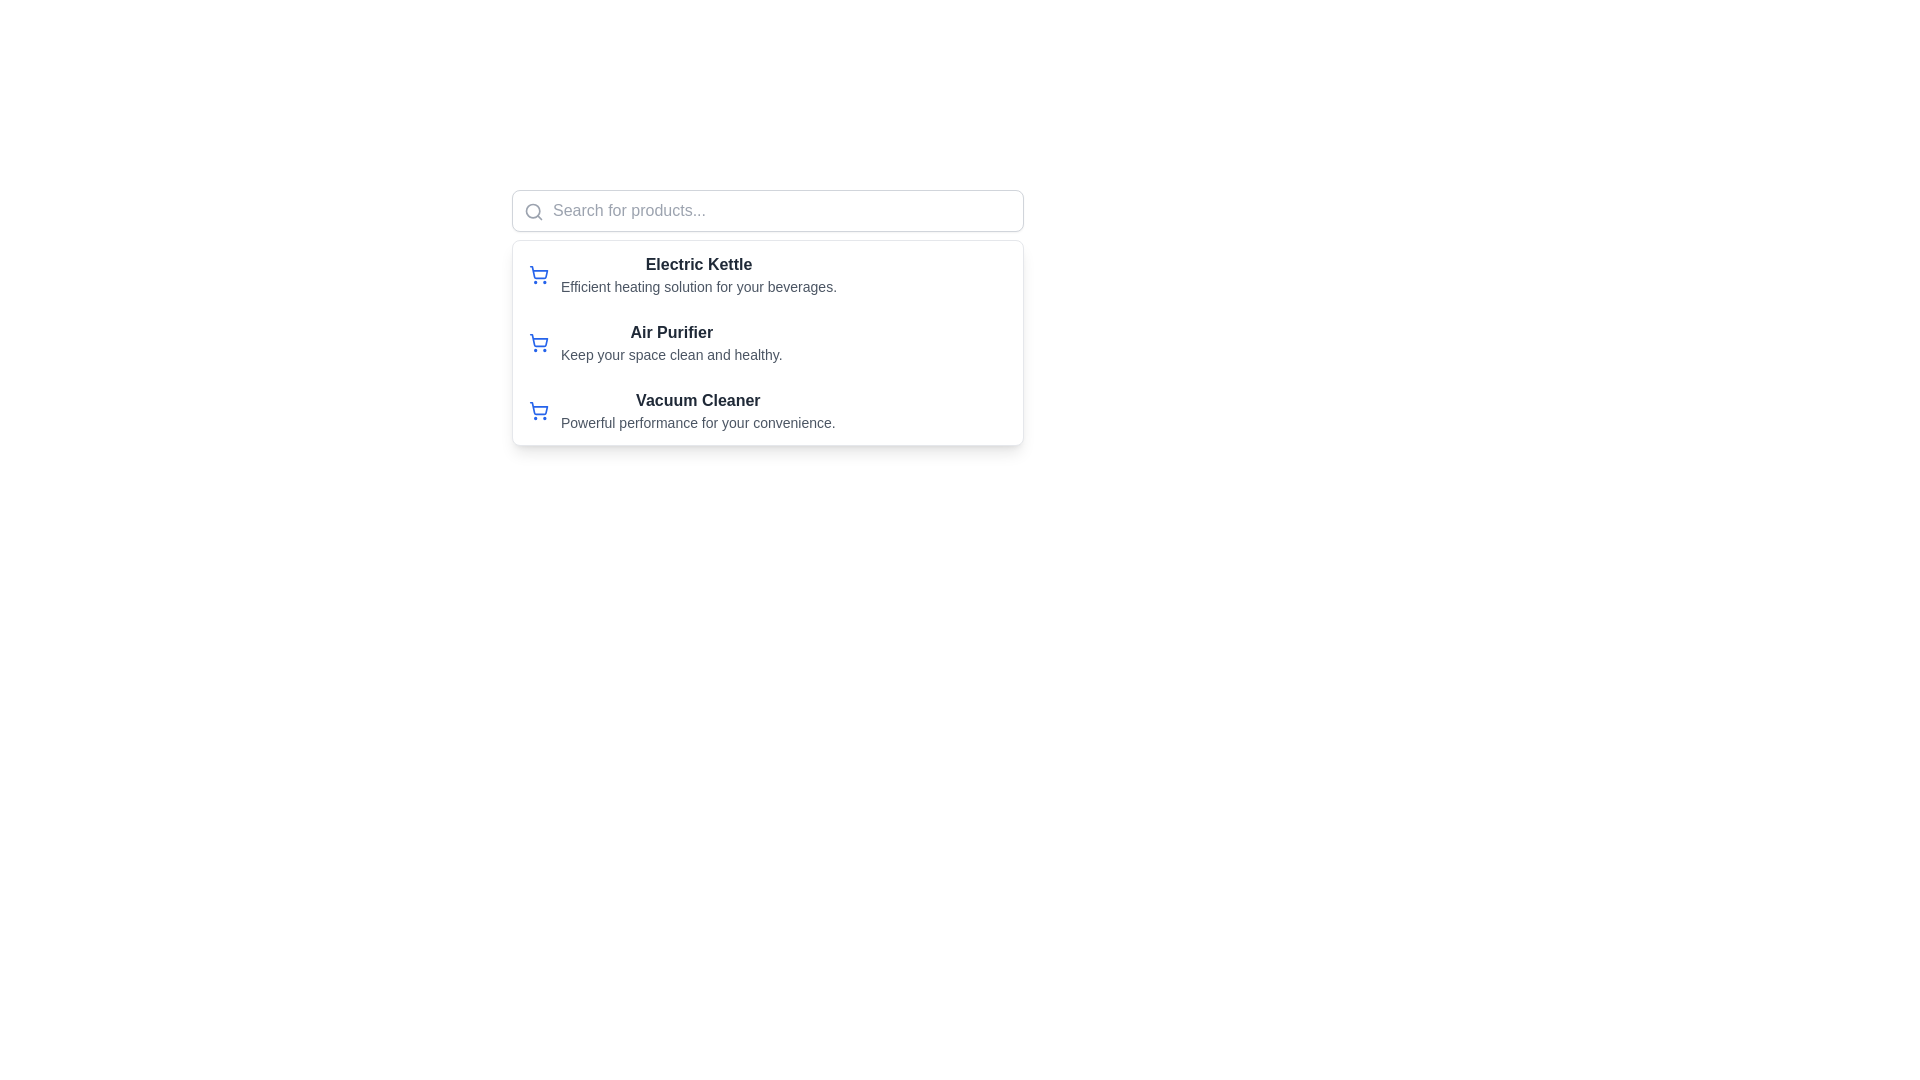  Describe the element at coordinates (533, 212) in the screenshot. I see `the search icon, which is a minimalist and modern magnifying glass styled element located within the top-left area of the search bar` at that location.